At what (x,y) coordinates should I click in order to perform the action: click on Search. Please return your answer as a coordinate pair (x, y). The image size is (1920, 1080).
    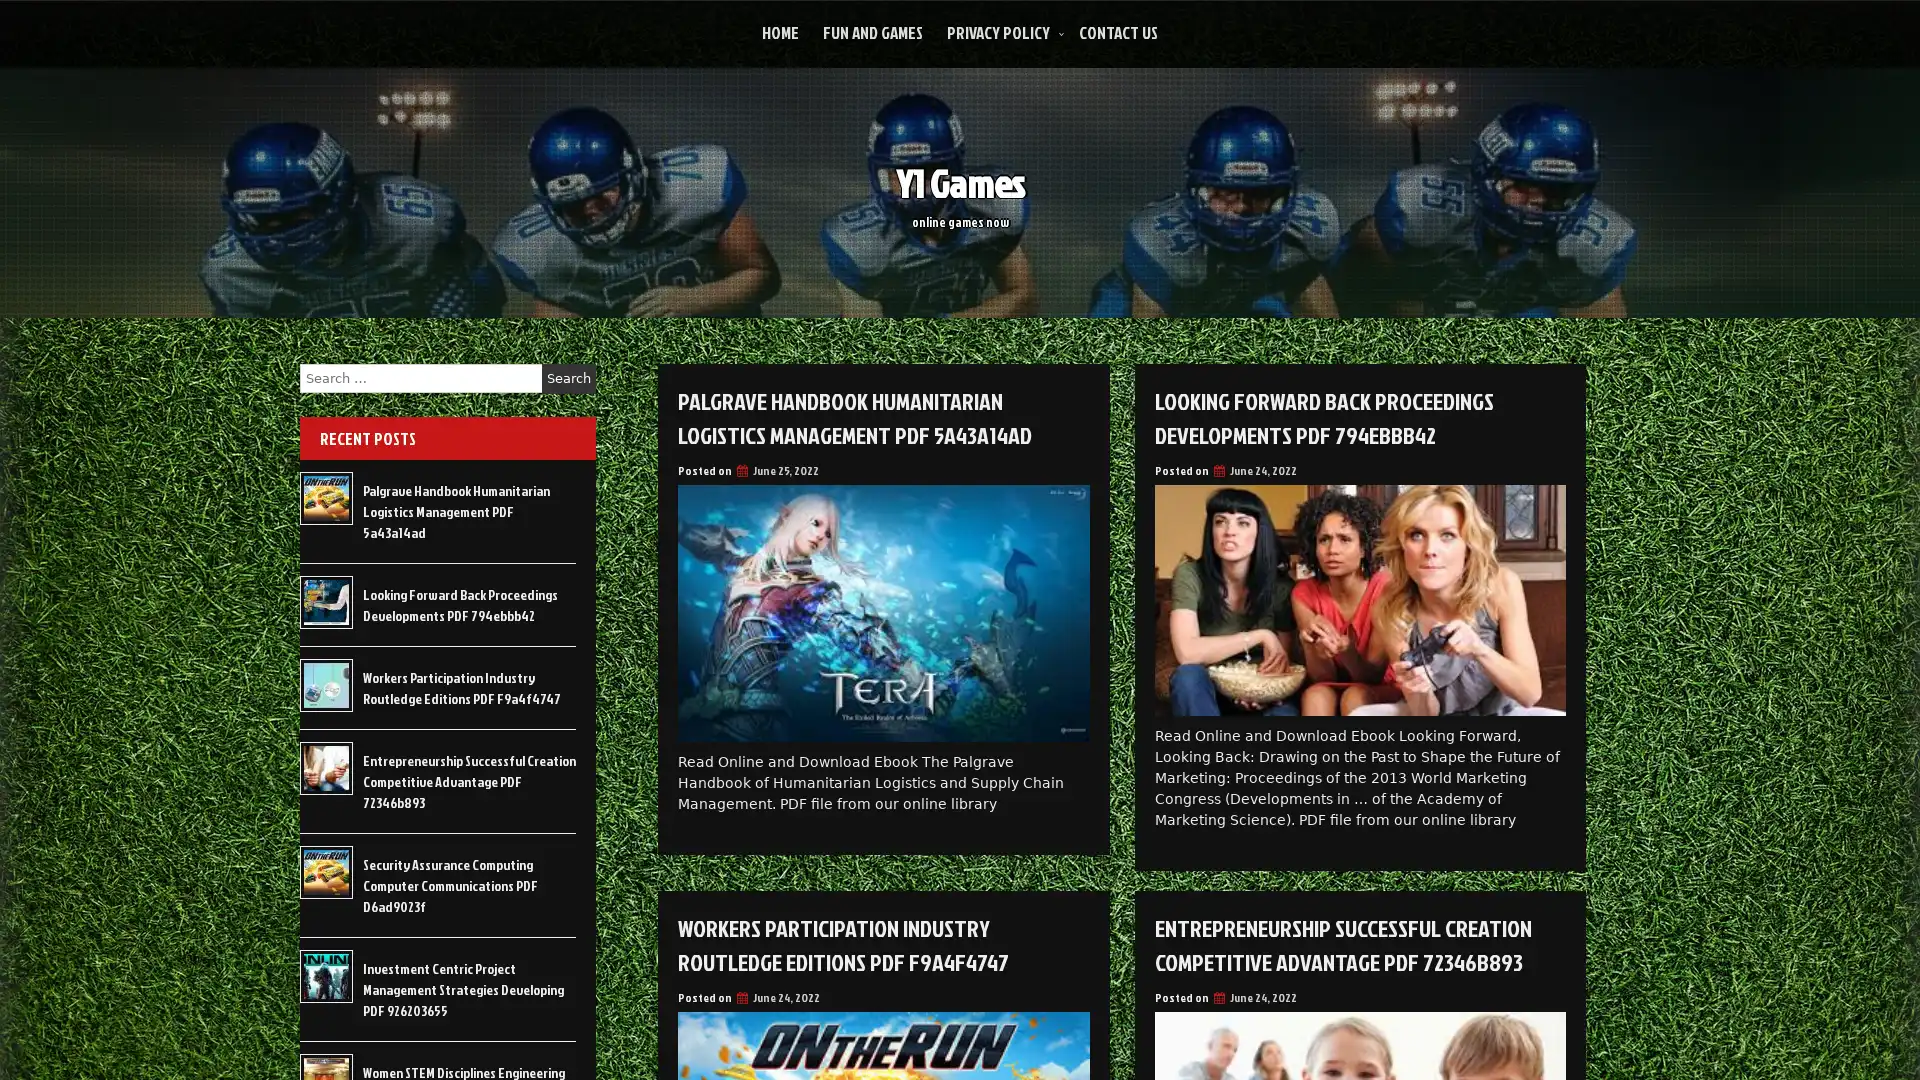
    Looking at the image, I should click on (568, 378).